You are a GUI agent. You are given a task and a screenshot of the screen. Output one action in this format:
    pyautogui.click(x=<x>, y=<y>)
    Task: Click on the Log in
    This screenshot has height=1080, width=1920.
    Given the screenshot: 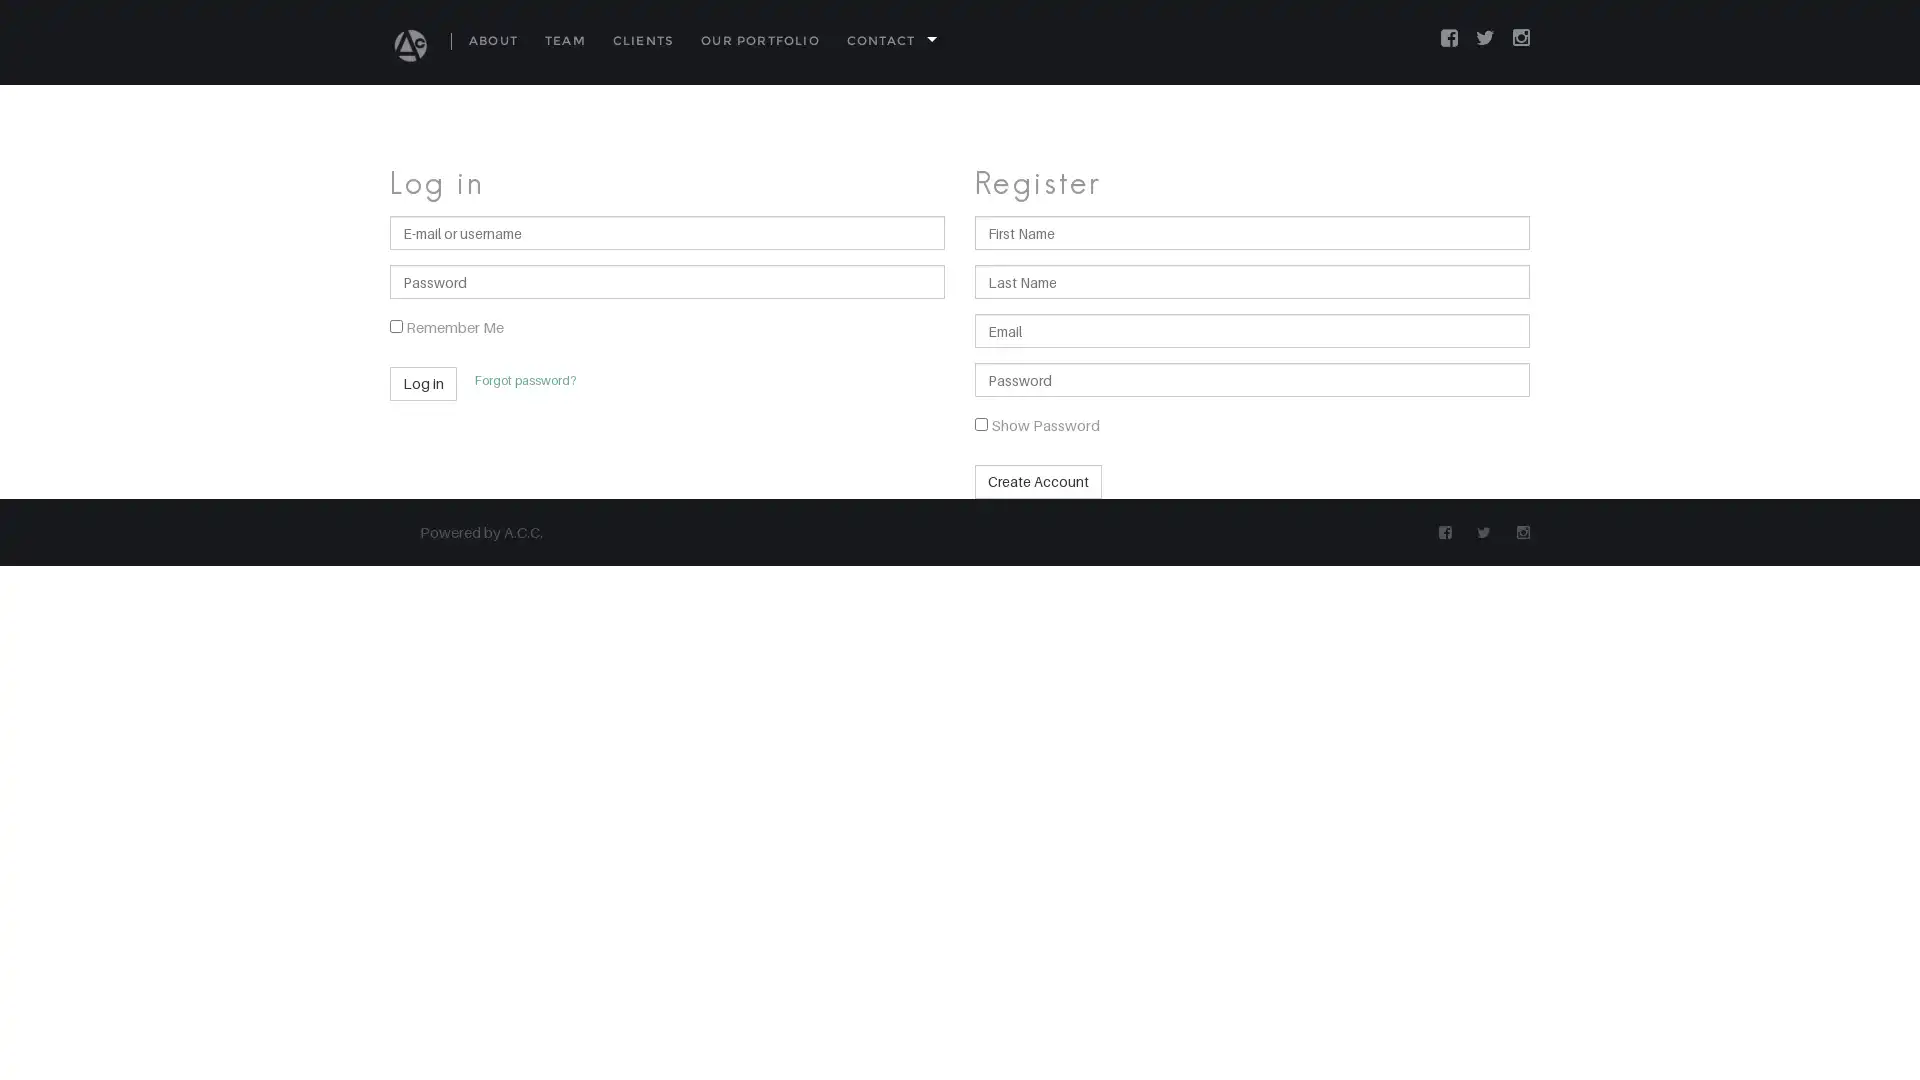 What is the action you would take?
    pyautogui.click(x=422, y=384)
    